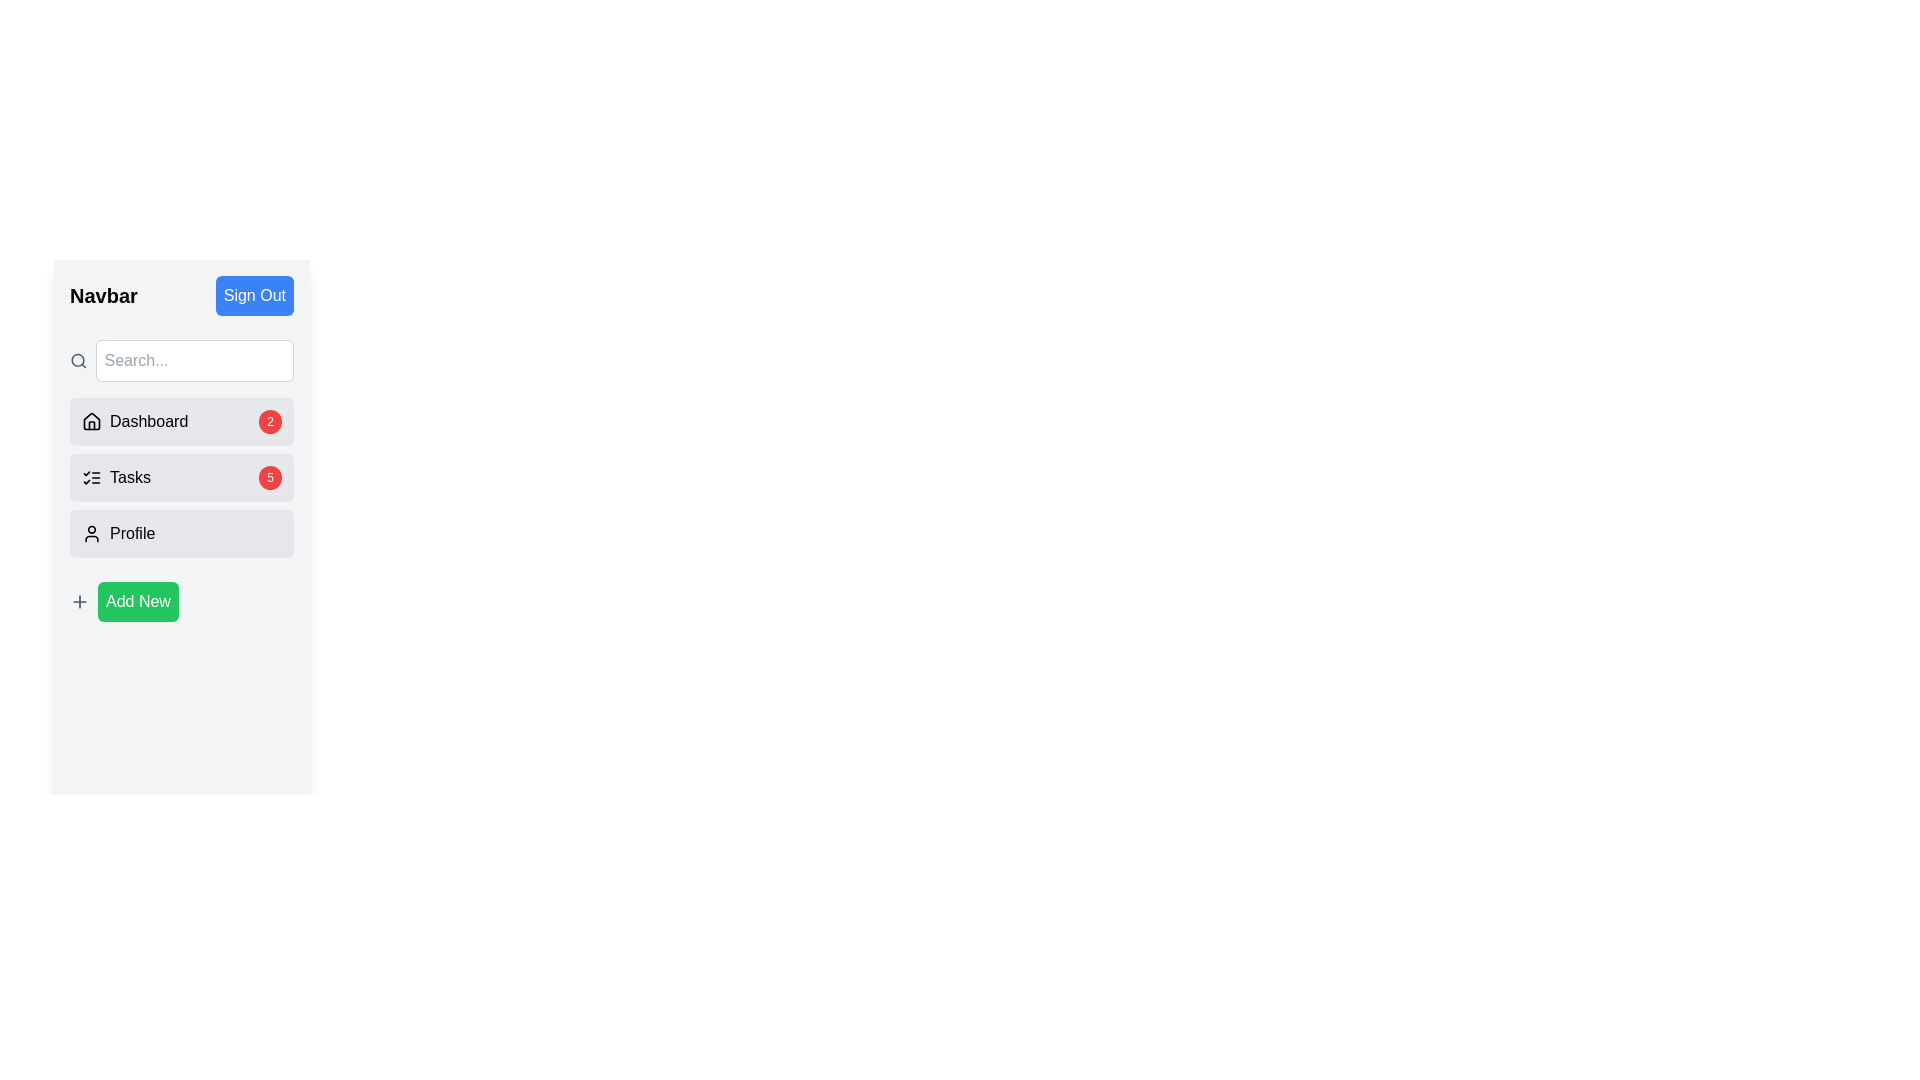  What do you see at coordinates (131, 532) in the screenshot?
I see `label text that indicates the profile section, located in the lower segment of the vertical navigation menu, below the 'Tasks' item and next to a user icon` at bounding box center [131, 532].